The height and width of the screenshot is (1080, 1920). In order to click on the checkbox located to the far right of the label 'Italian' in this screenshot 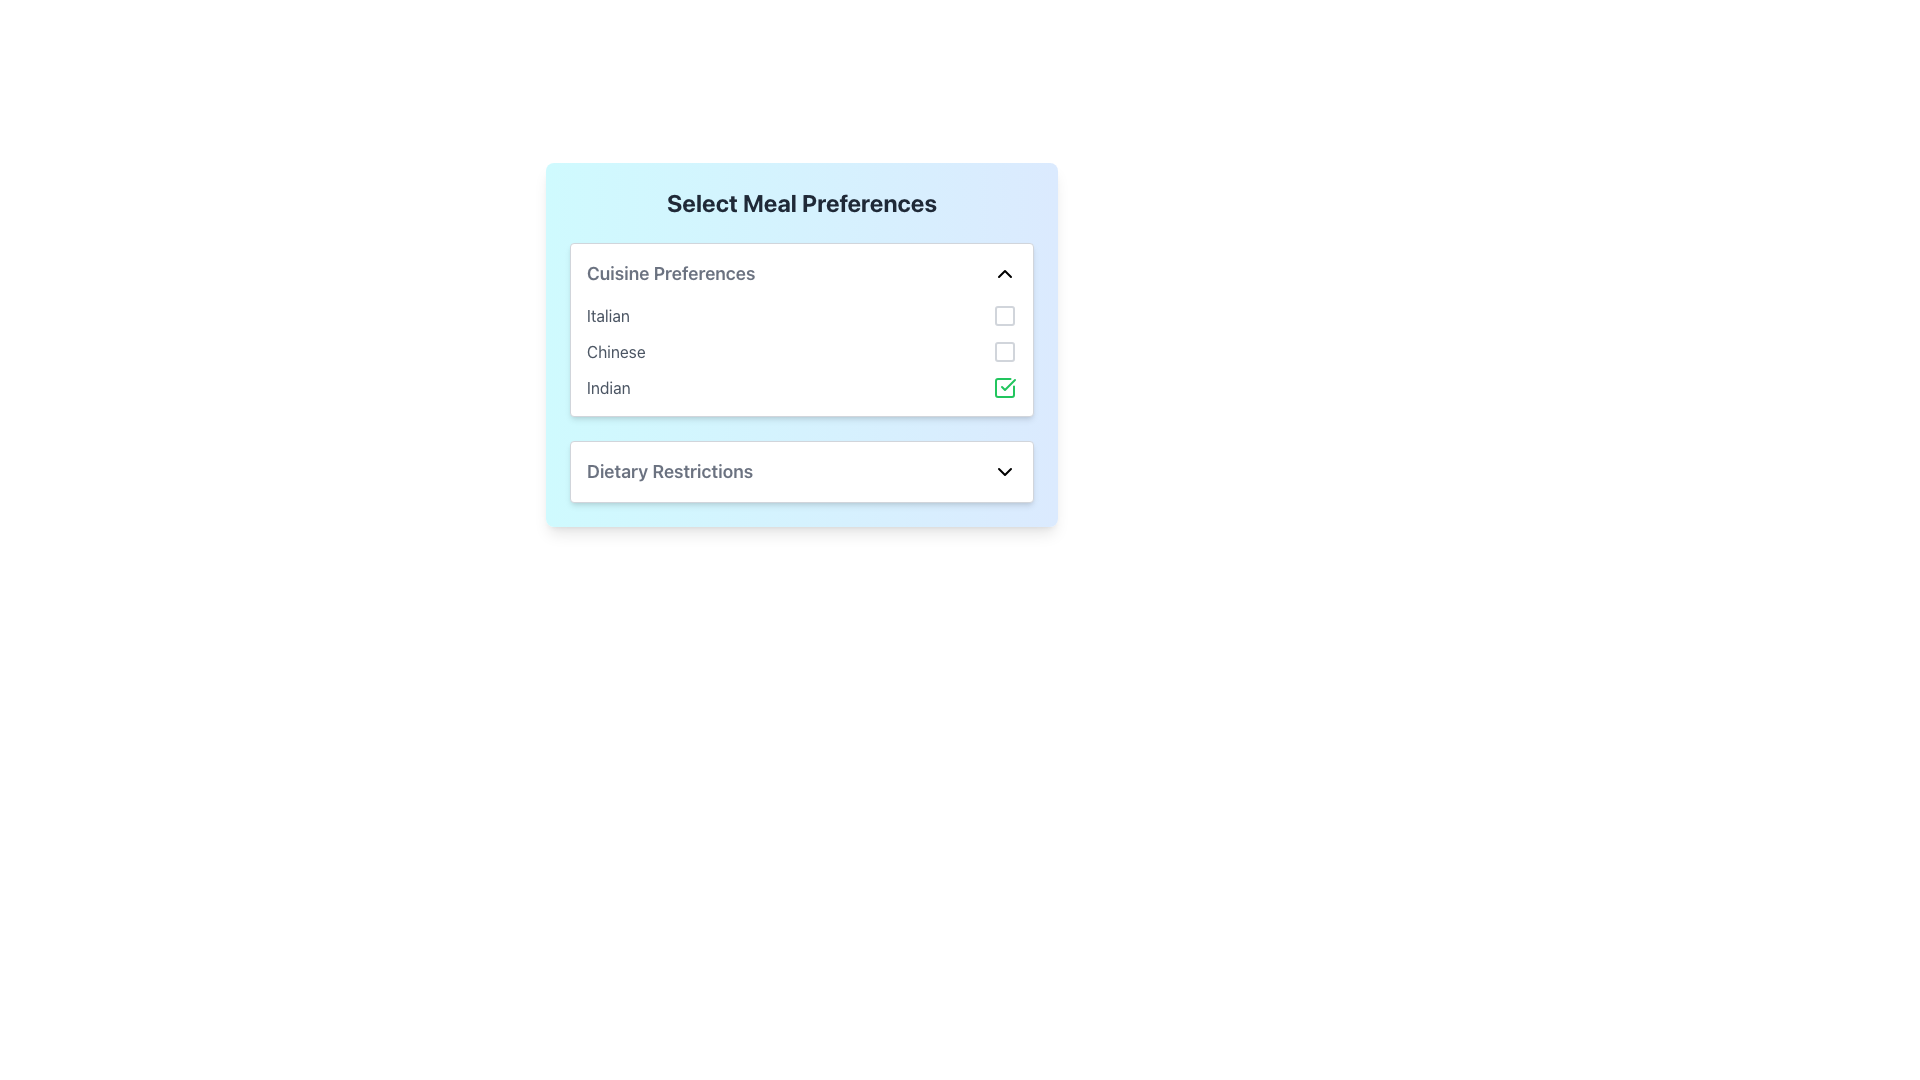, I will do `click(1004, 315)`.